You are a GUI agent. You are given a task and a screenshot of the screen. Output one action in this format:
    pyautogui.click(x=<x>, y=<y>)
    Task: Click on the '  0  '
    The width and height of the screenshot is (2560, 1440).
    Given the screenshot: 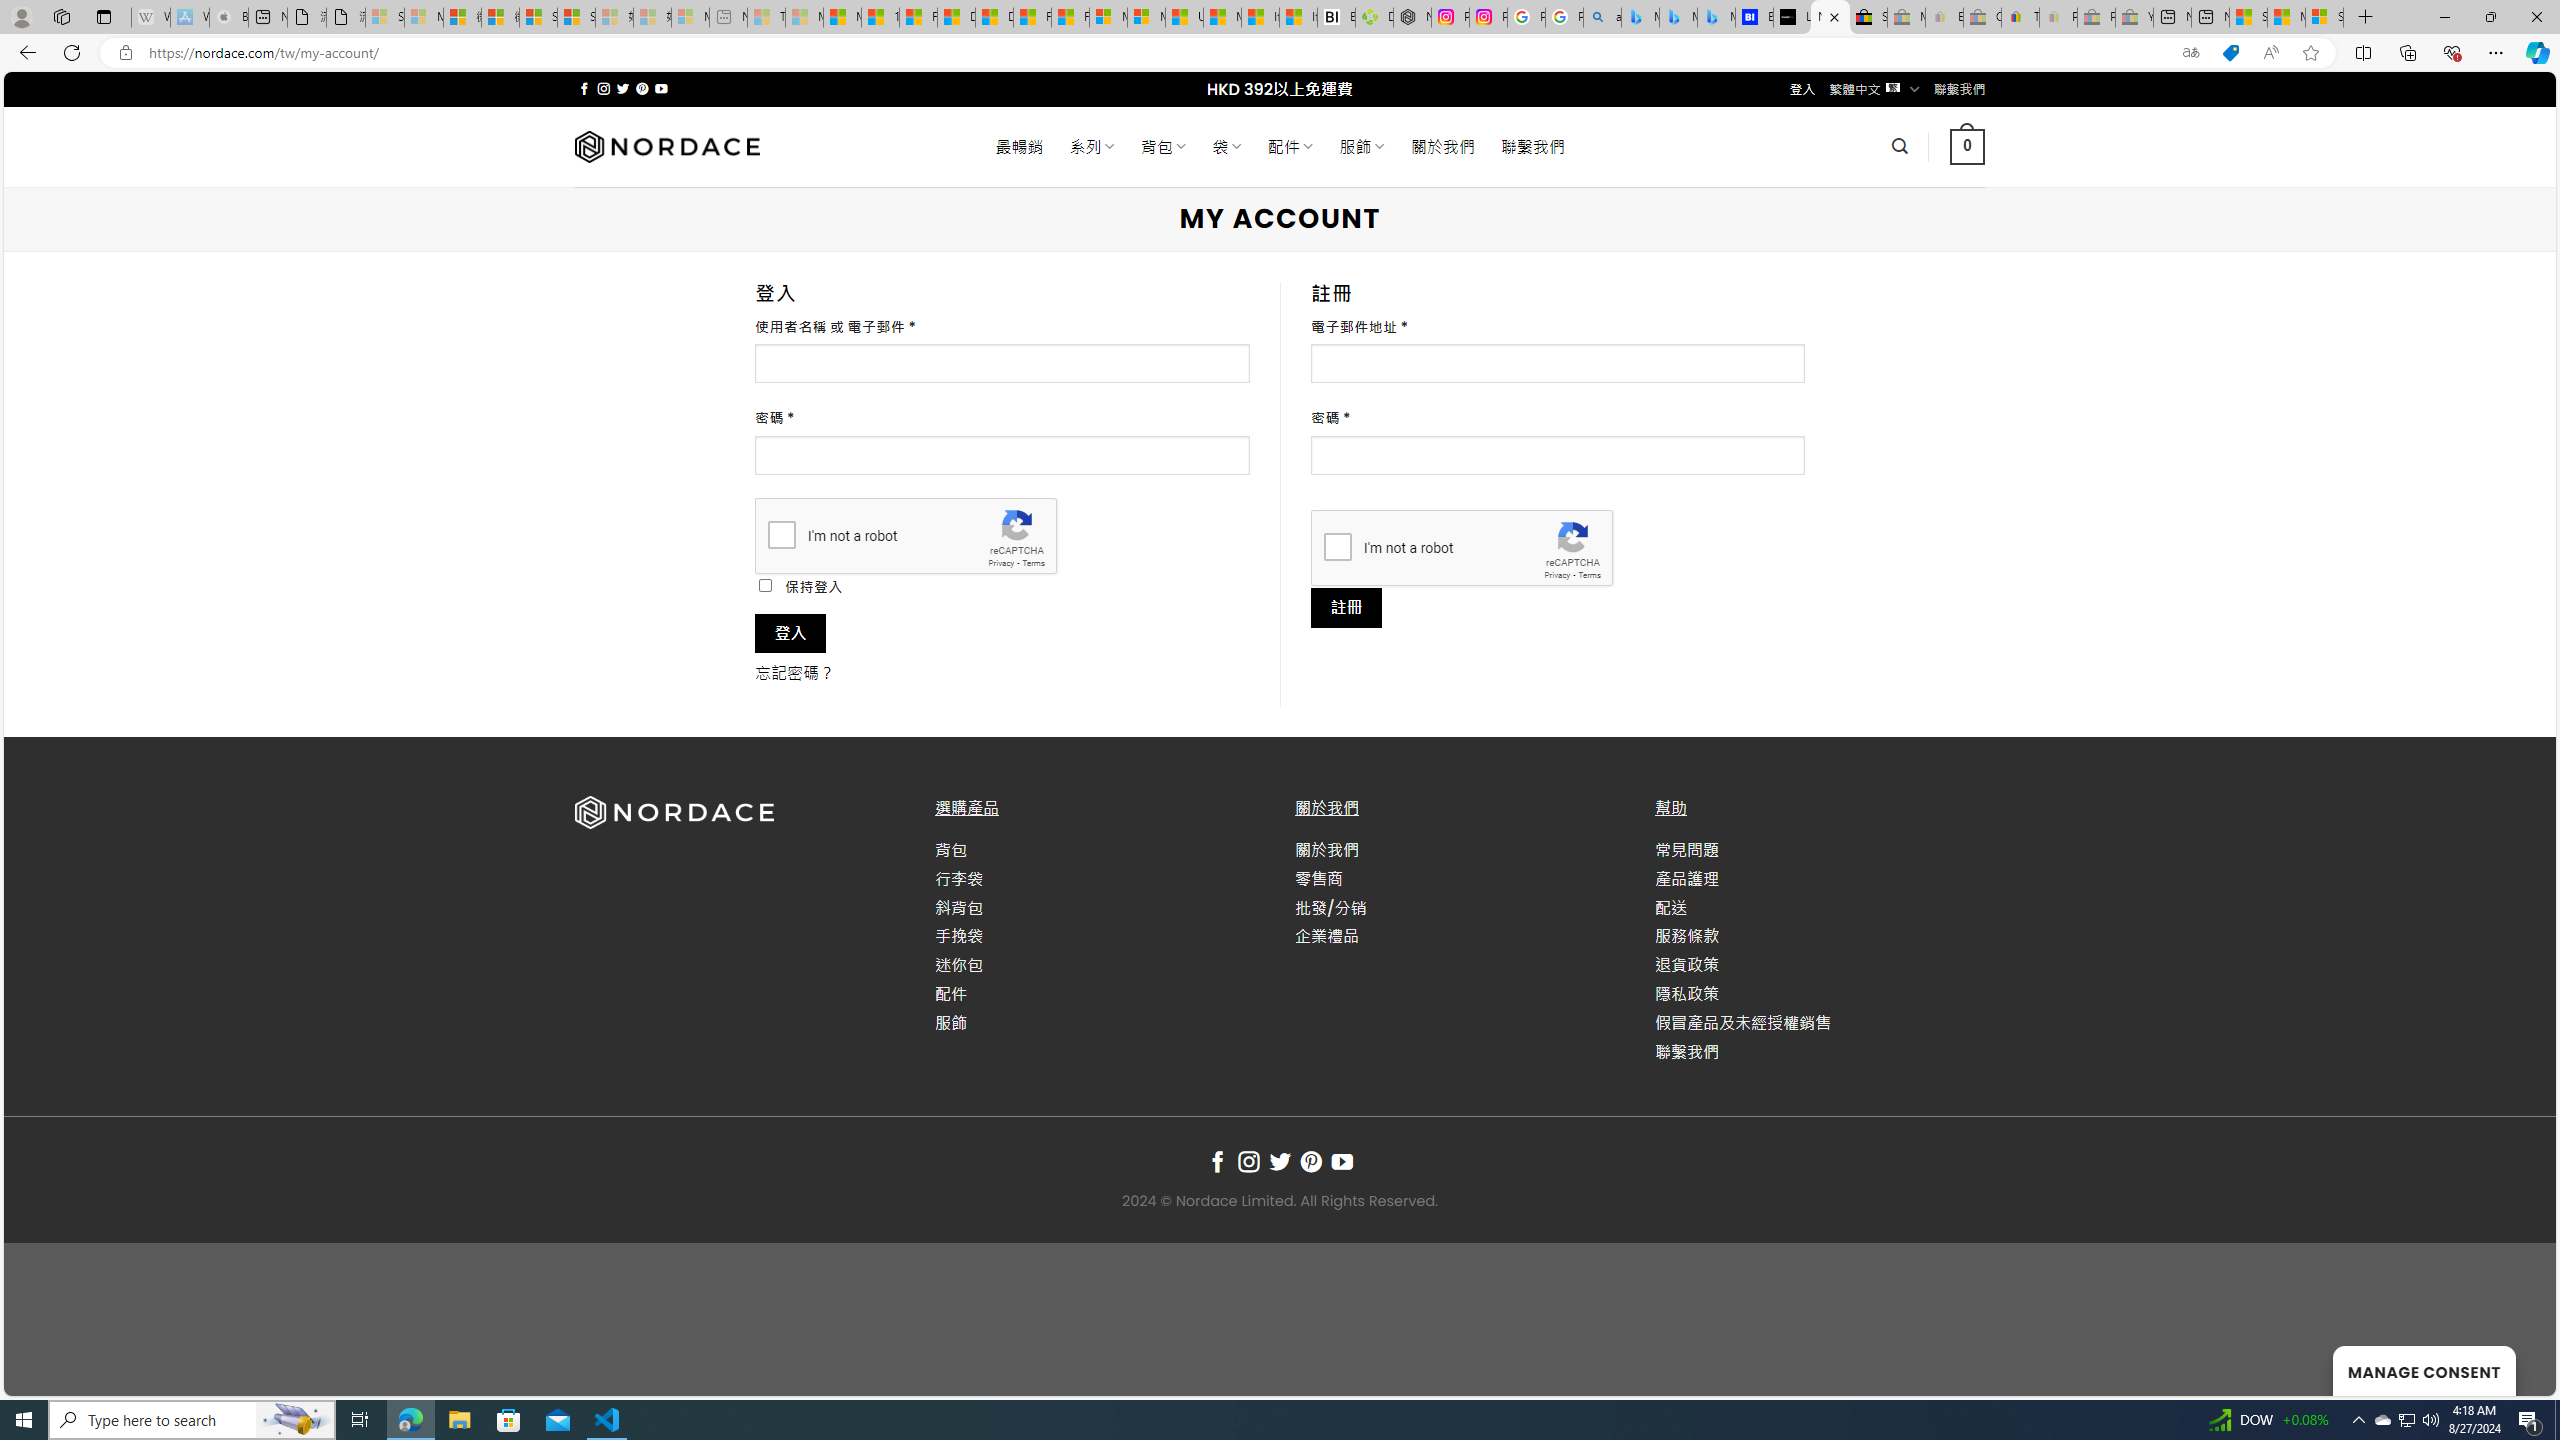 What is the action you would take?
    pyautogui.click(x=1965, y=145)
    